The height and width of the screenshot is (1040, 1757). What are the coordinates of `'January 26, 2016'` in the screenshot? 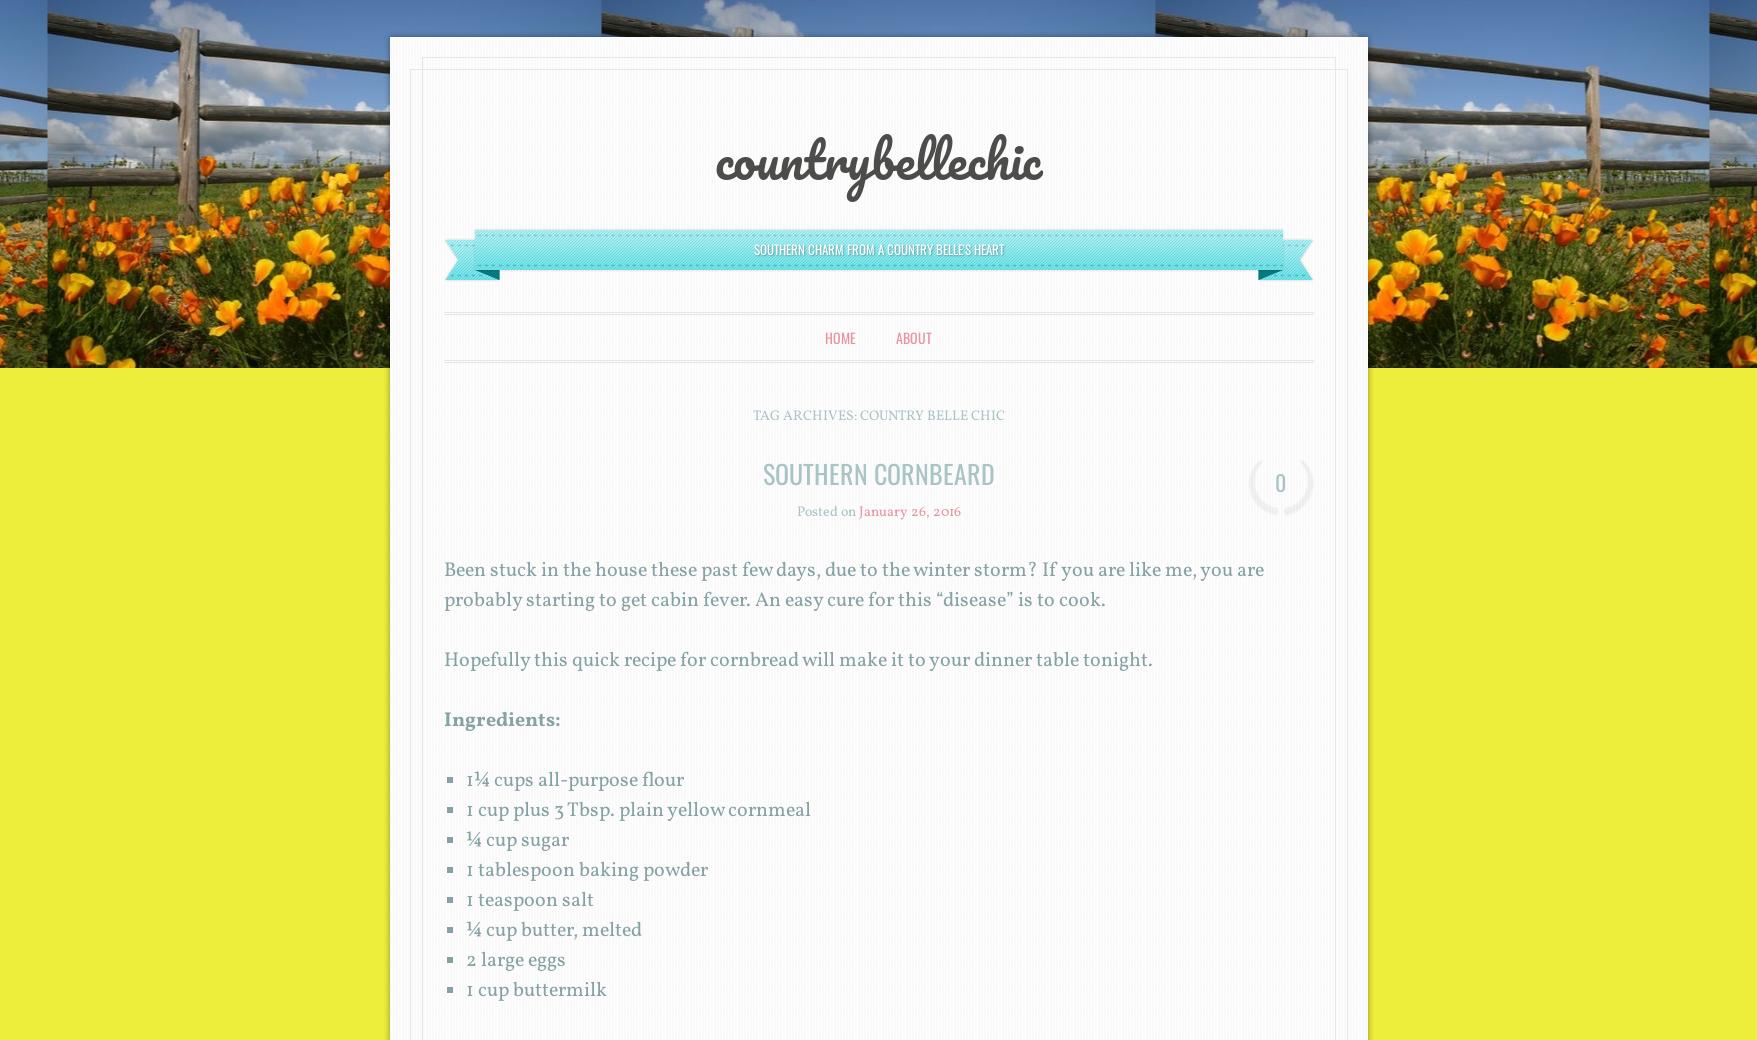 It's located at (908, 512).